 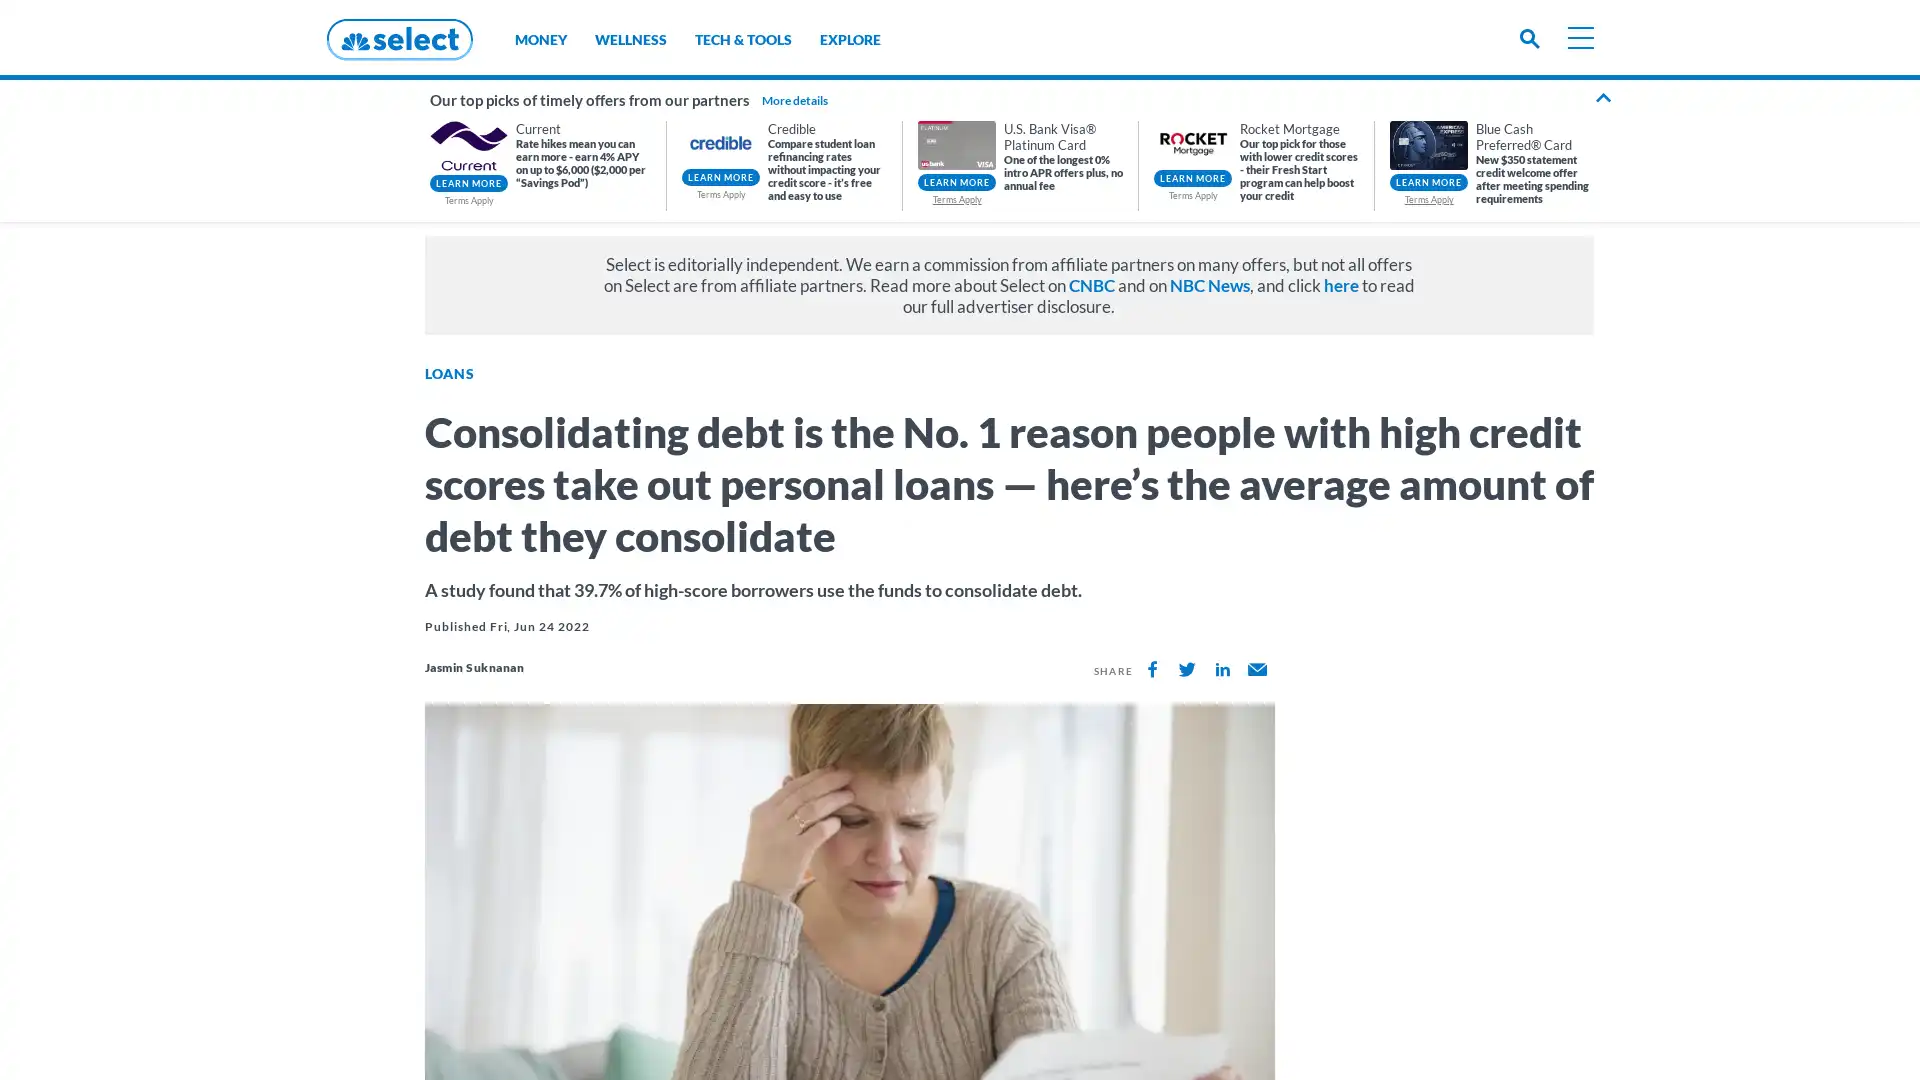 What do you see at coordinates (1186, 669) in the screenshot?
I see `Share Article via Twitter` at bounding box center [1186, 669].